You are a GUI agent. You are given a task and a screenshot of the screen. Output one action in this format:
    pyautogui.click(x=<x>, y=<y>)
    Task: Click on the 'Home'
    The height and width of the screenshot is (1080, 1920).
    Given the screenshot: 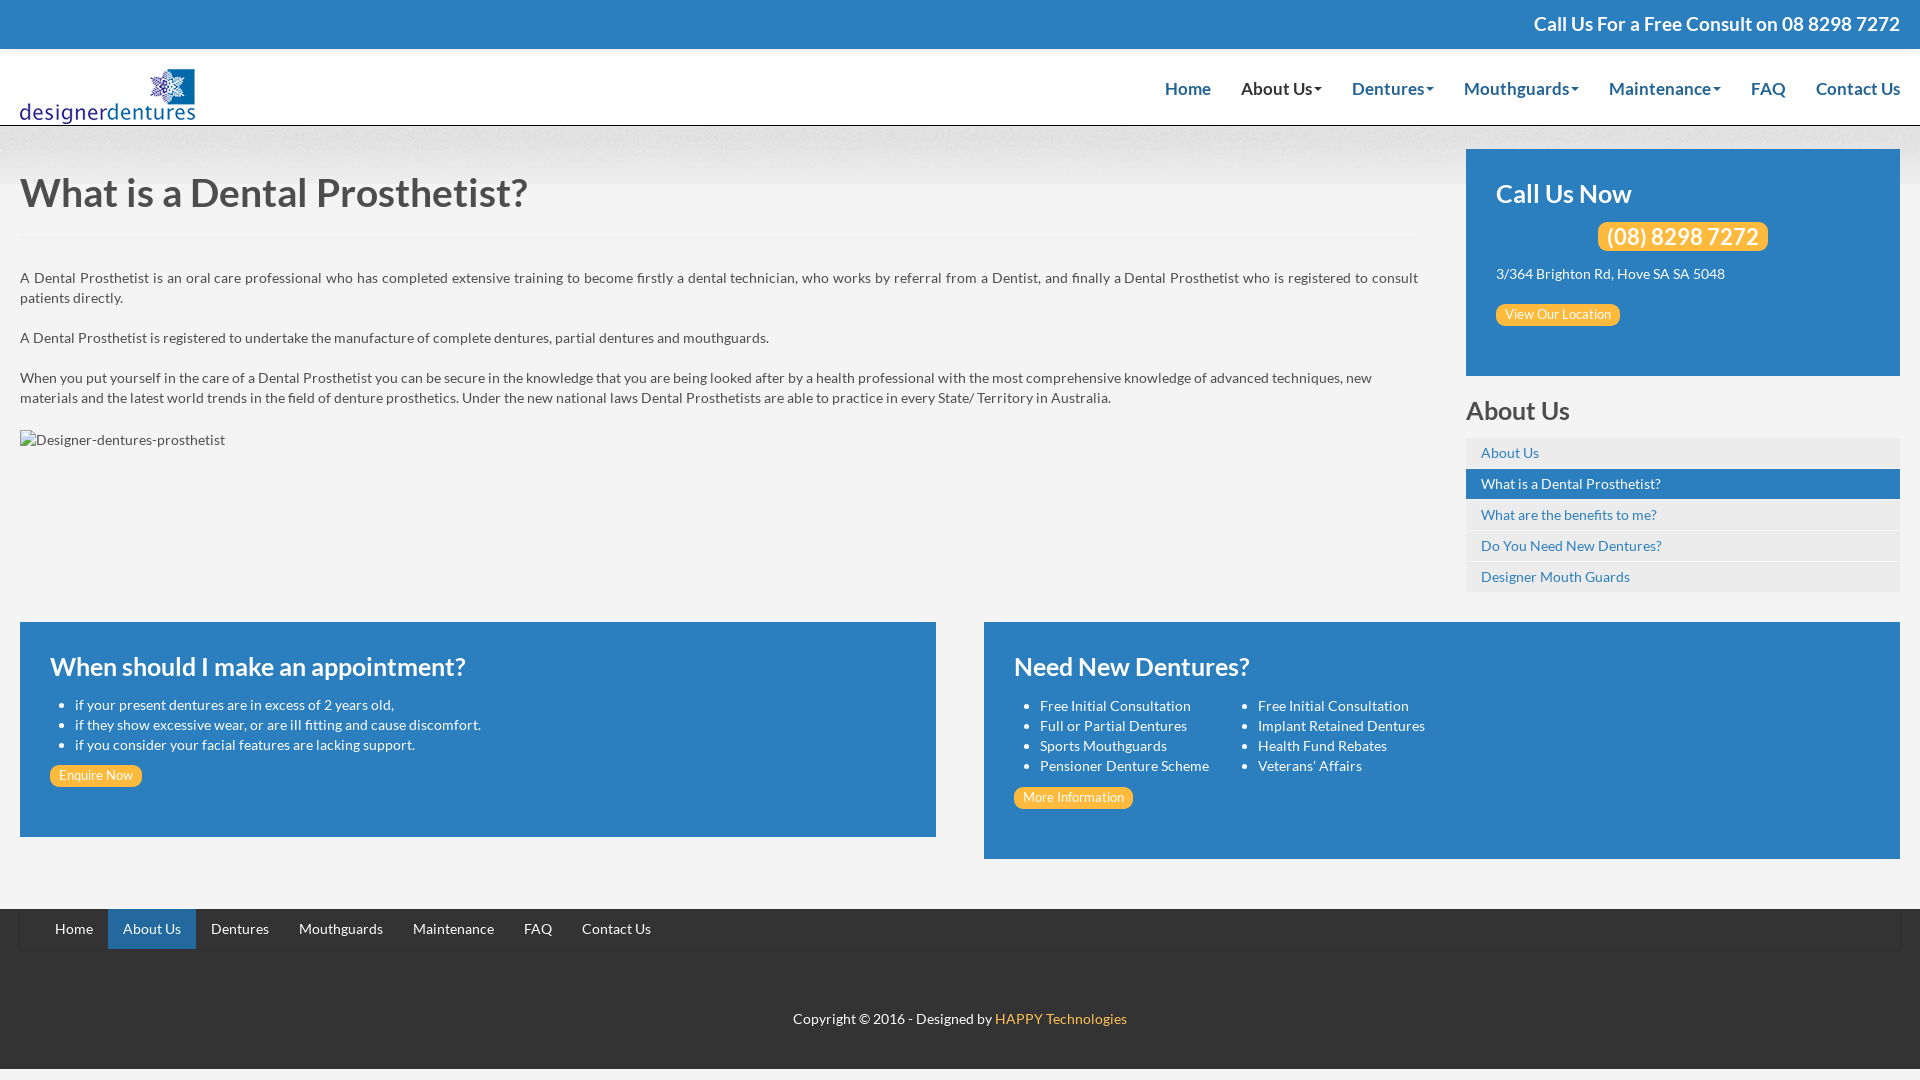 What is the action you would take?
    pyautogui.click(x=1188, y=93)
    